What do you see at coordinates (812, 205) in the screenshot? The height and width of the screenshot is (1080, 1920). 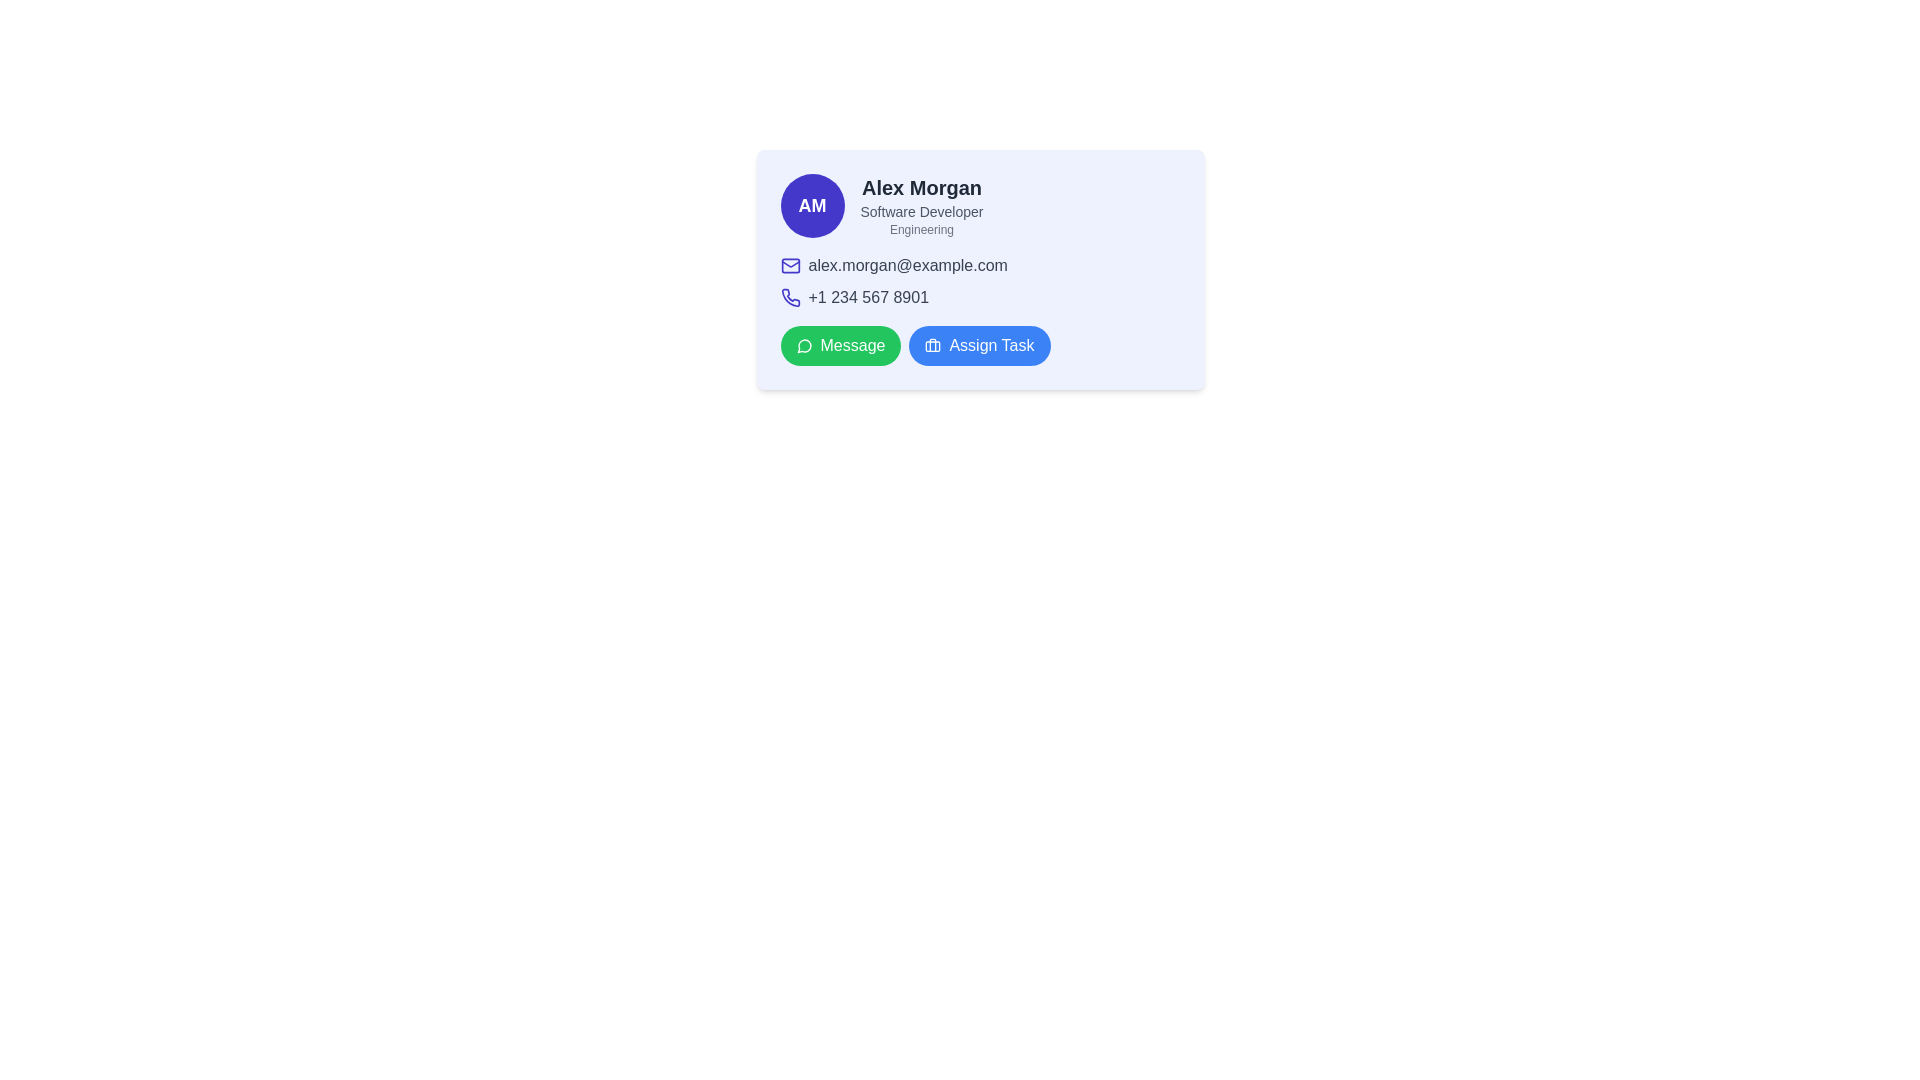 I see `the circular avatar with a purple background and white text 'AM'` at bounding box center [812, 205].